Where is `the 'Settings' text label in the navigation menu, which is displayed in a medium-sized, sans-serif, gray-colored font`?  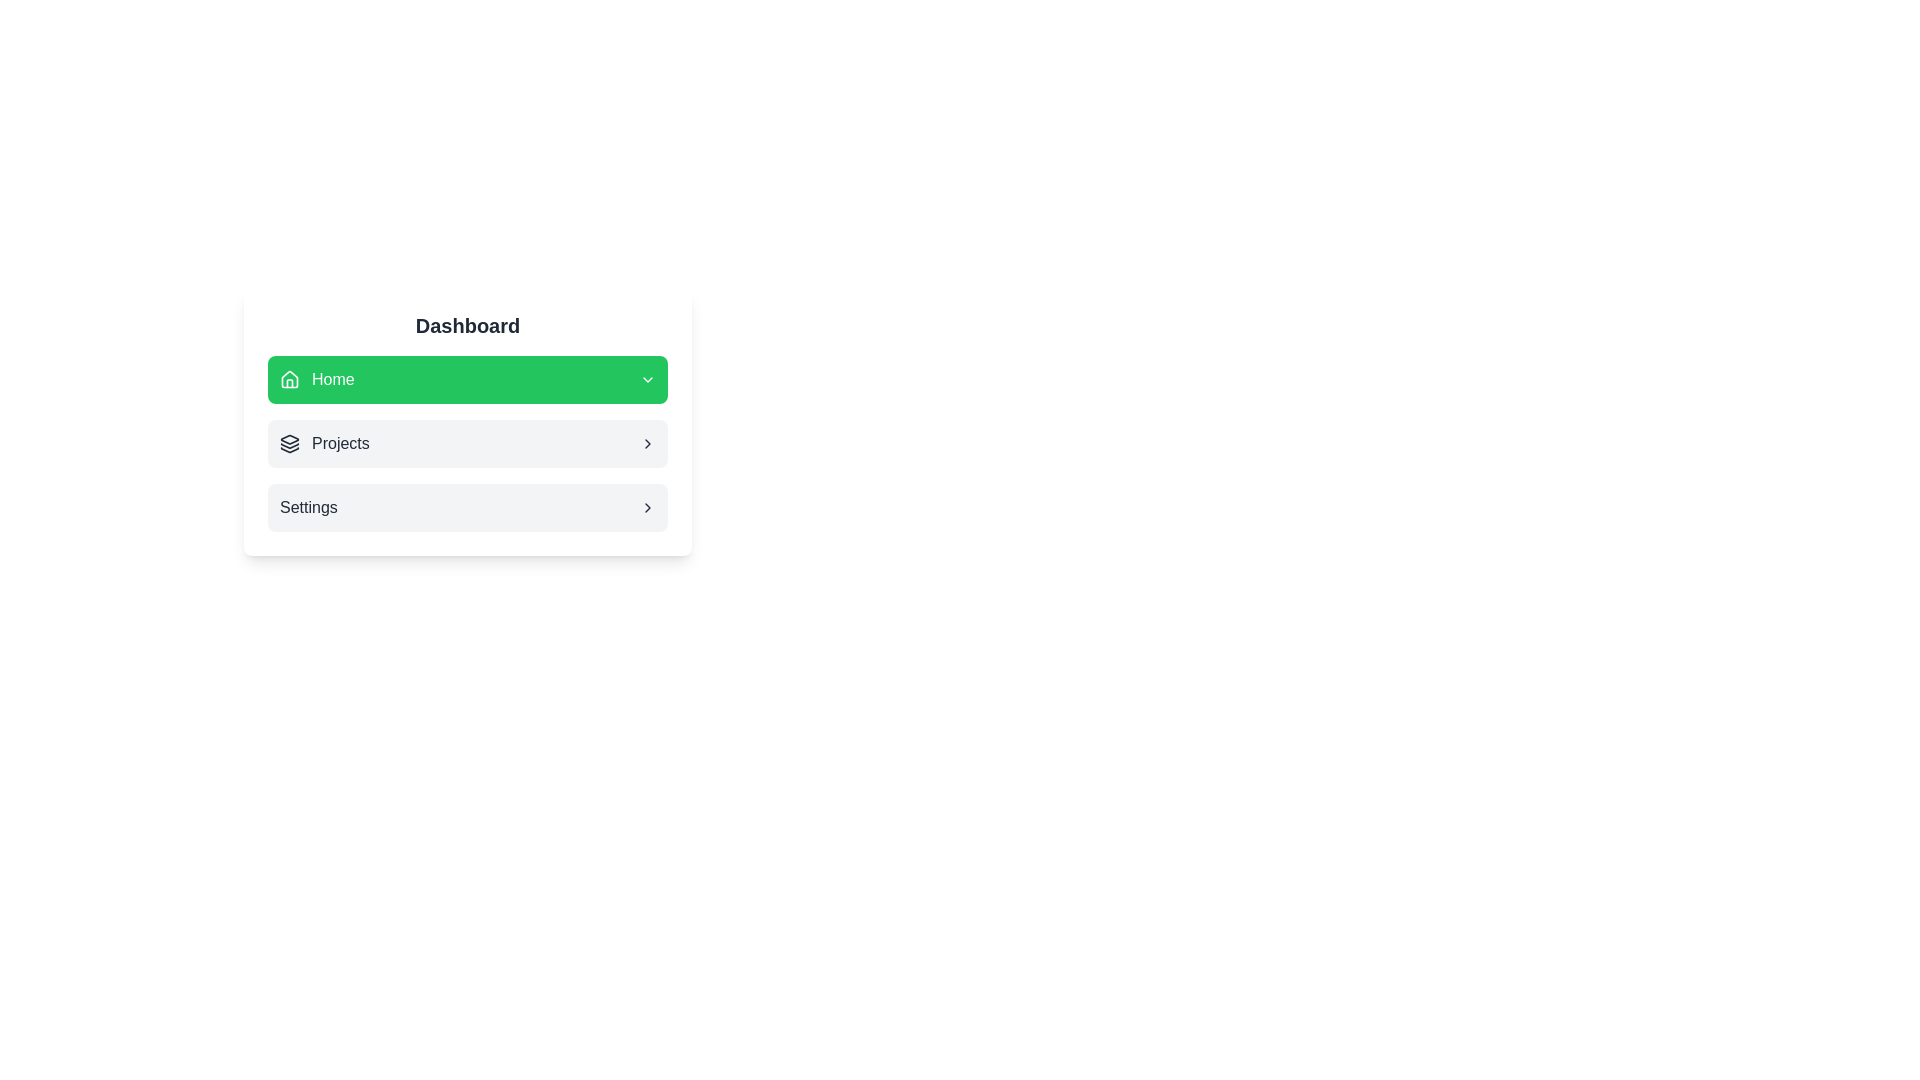
the 'Settings' text label in the navigation menu, which is displayed in a medium-sized, sans-serif, gray-colored font is located at coordinates (307, 507).